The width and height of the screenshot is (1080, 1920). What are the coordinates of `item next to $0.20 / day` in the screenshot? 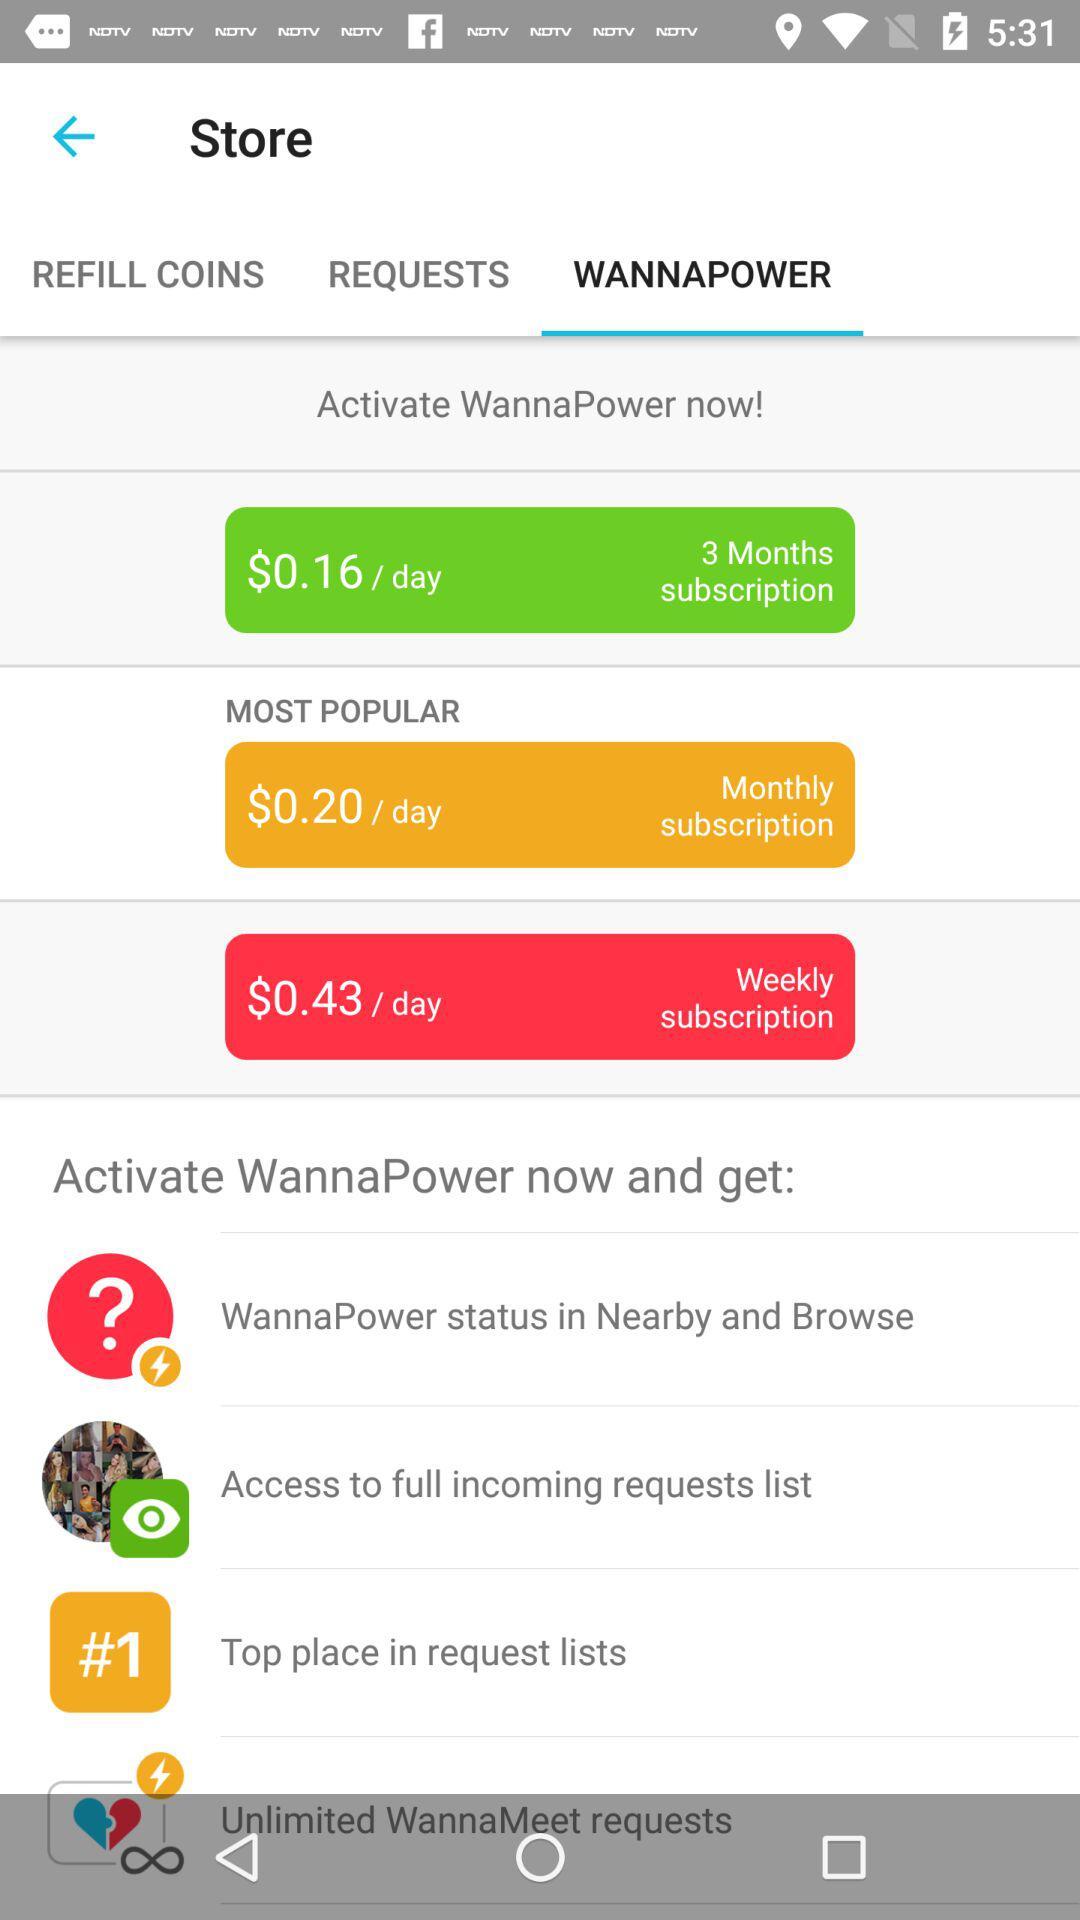 It's located at (715, 804).